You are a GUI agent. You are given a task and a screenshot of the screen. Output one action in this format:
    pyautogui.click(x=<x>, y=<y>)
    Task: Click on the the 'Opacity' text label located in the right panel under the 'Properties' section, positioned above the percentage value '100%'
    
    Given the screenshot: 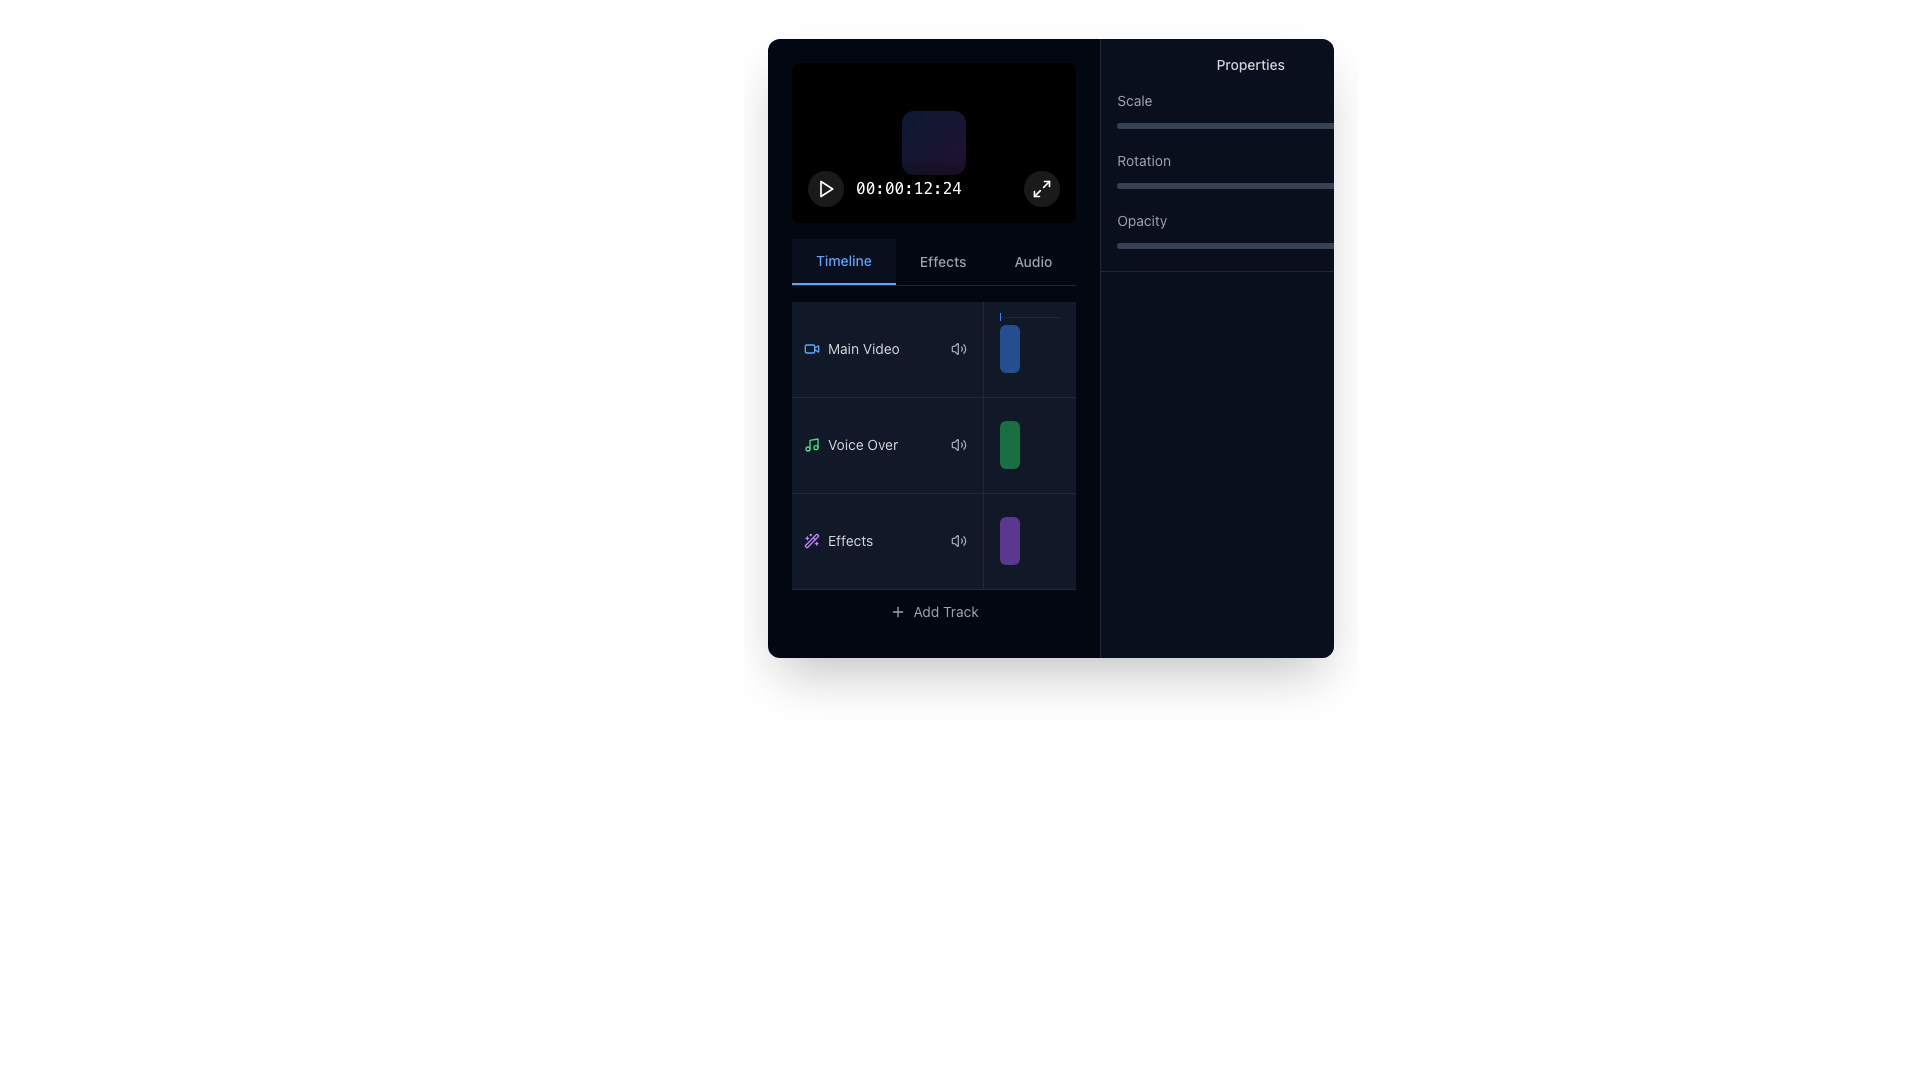 What is the action you would take?
    pyautogui.click(x=1142, y=220)
    